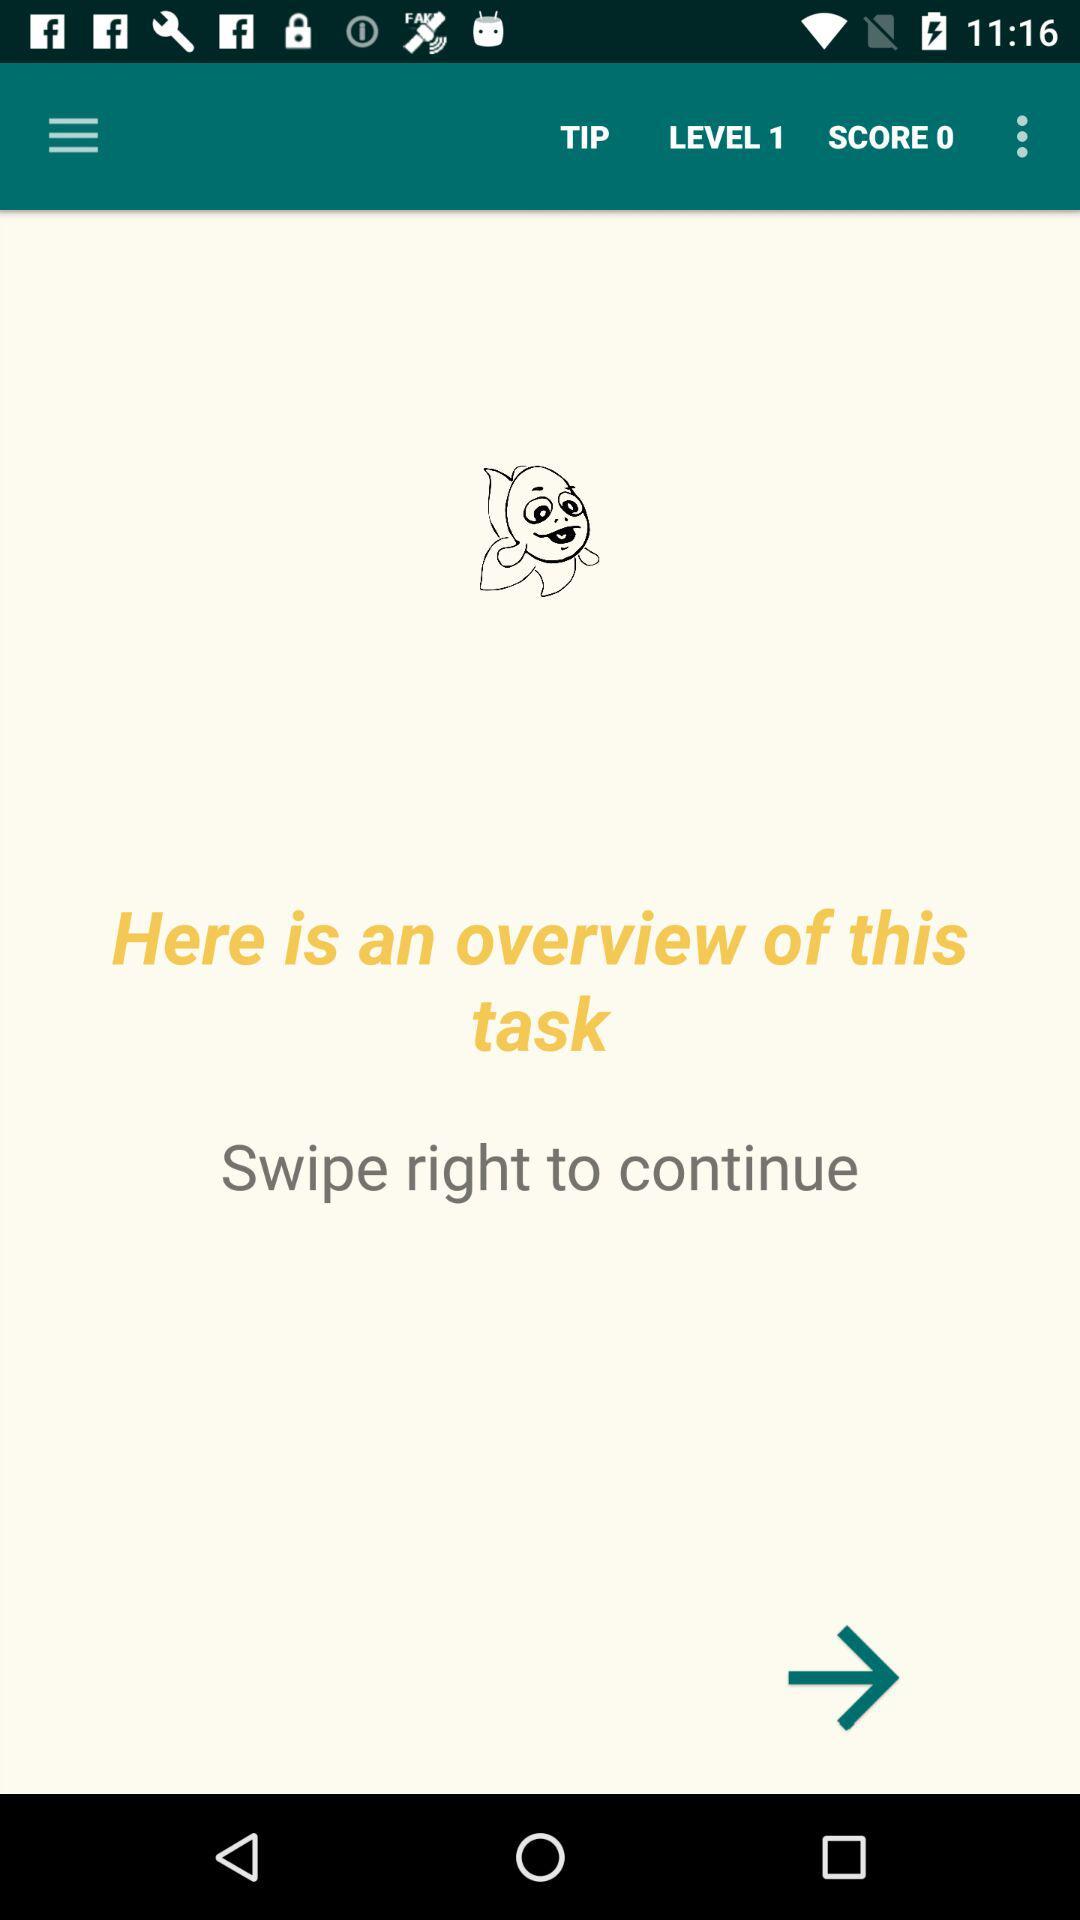  I want to click on the icon next to score 0, so click(1027, 135).